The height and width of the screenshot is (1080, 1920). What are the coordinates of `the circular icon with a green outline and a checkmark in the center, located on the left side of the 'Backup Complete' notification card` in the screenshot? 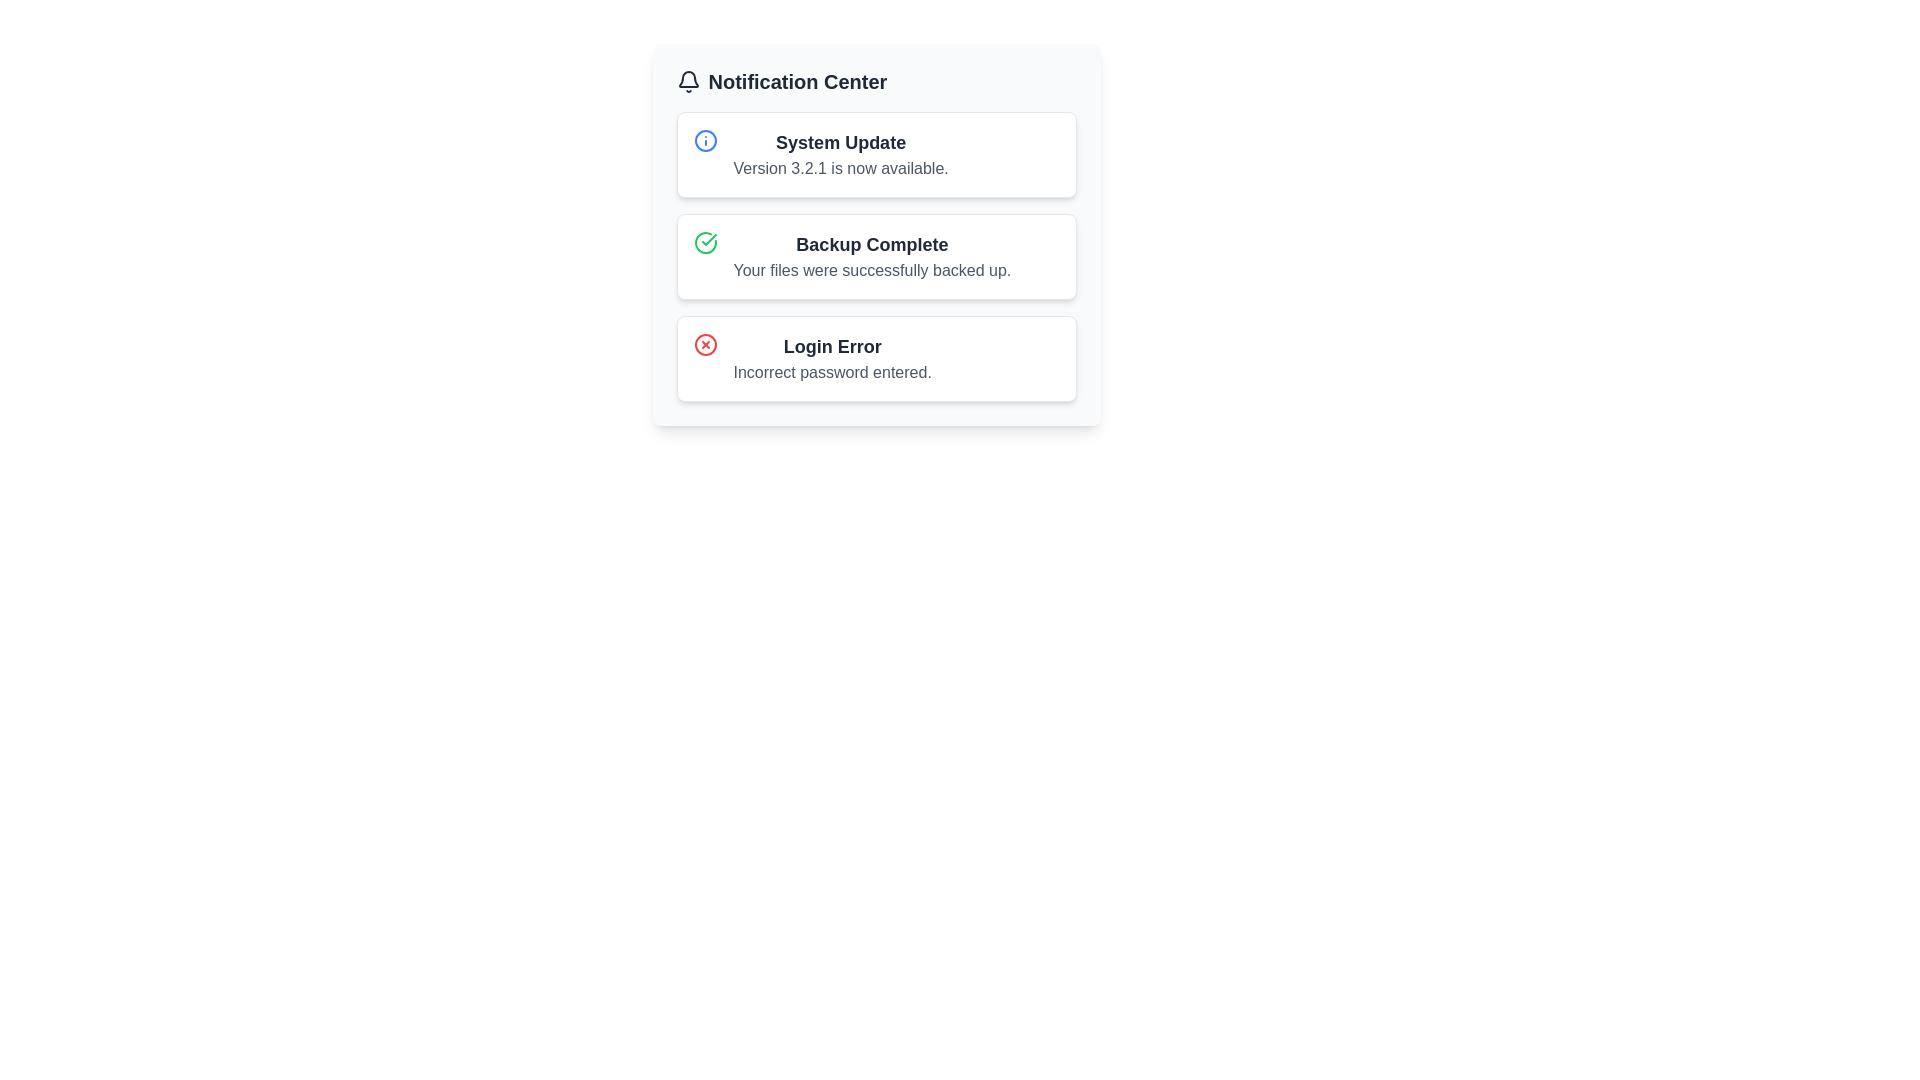 It's located at (705, 256).